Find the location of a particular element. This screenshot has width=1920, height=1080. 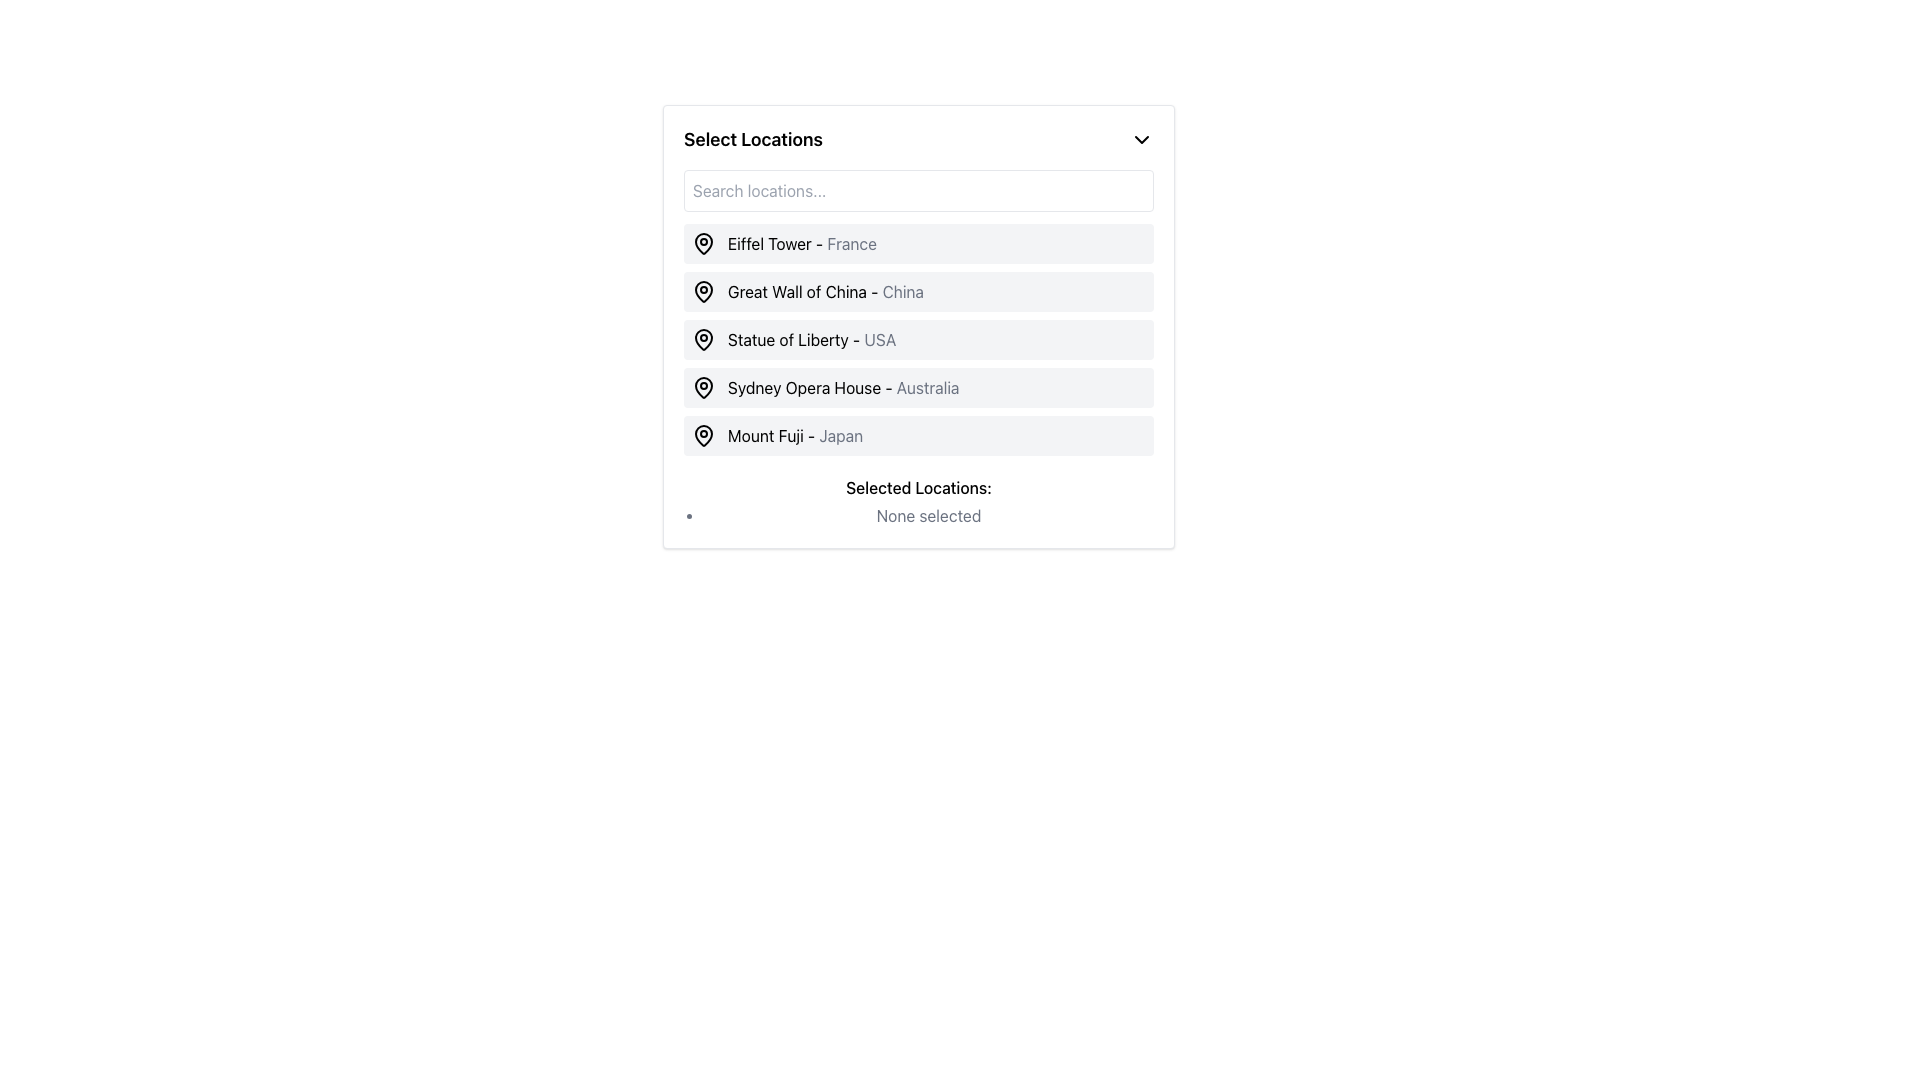

the map pin icon, which is depicted in black strokes and located adjacent to the text 'Statue of Liberty - USA' is located at coordinates (704, 338).